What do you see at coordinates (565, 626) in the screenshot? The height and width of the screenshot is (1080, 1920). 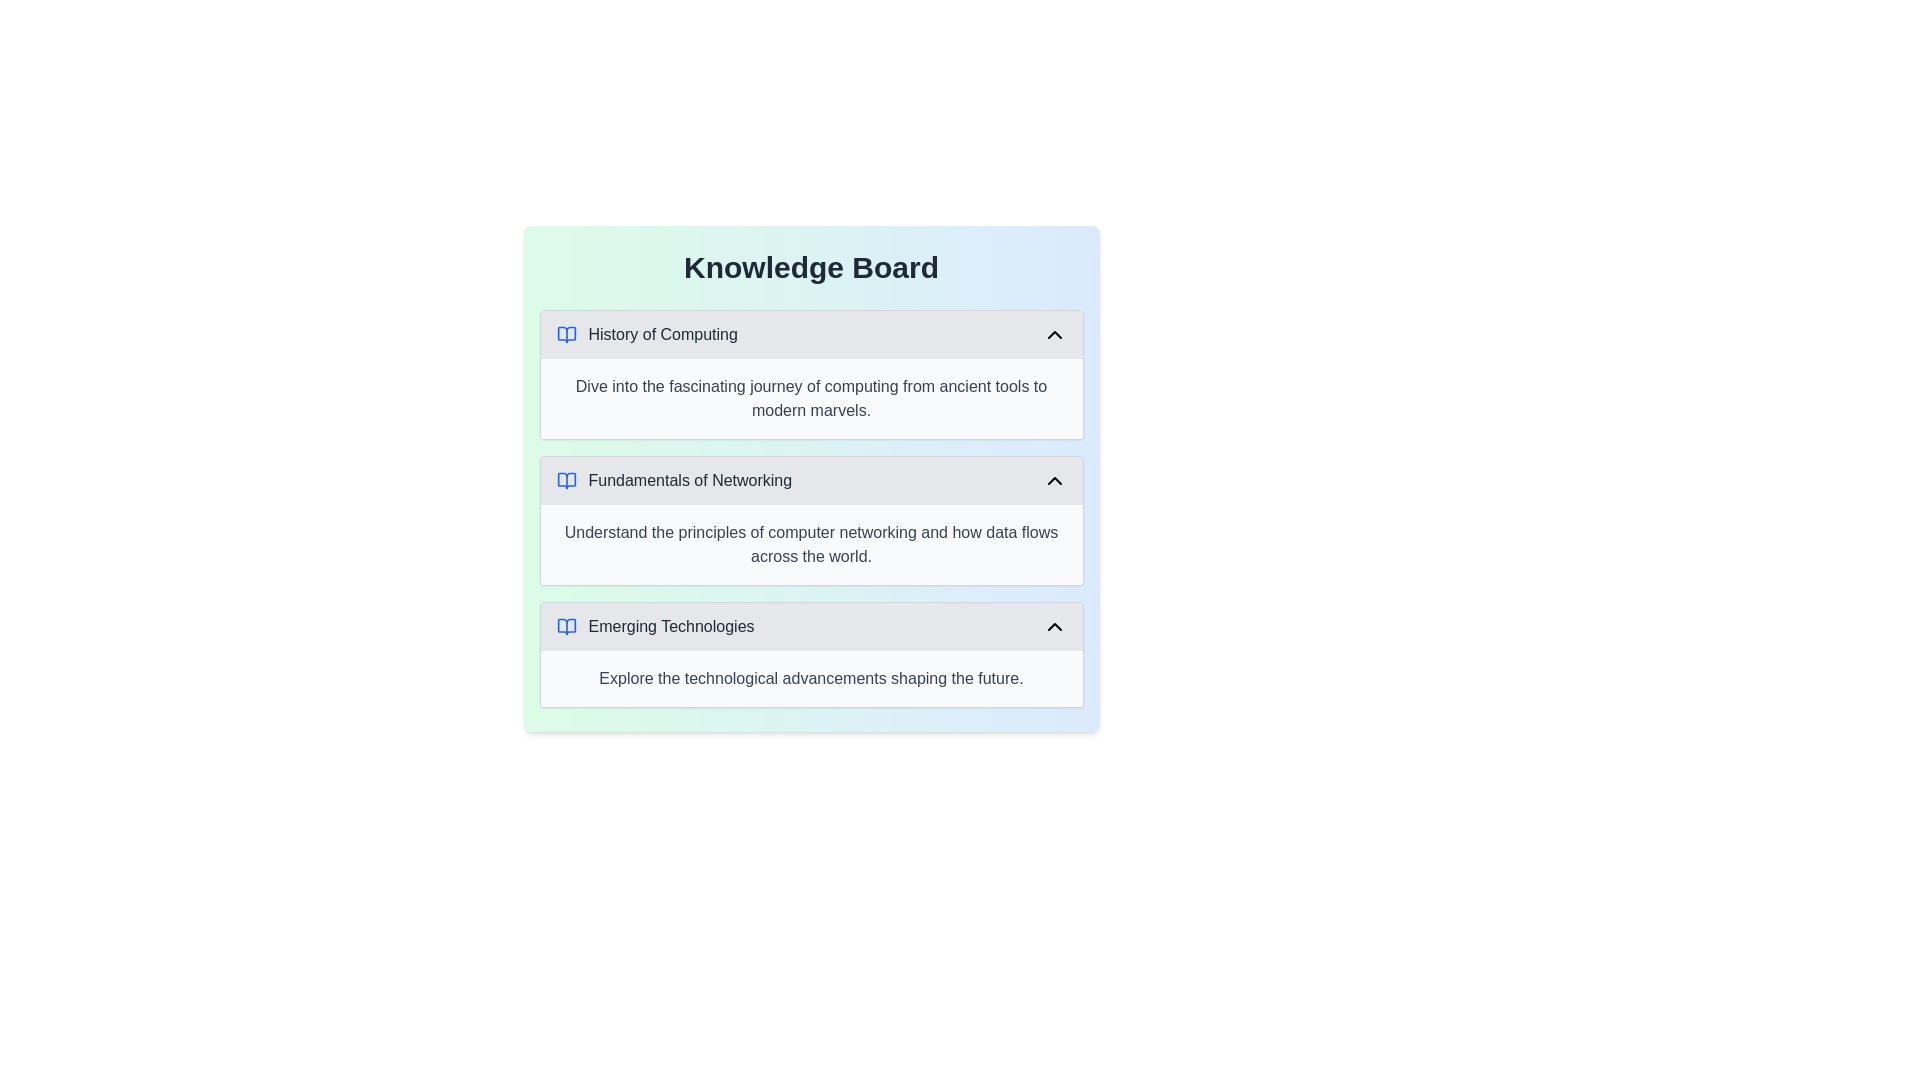 I see `the decorative icon serving as an indicator for the 'Emerging Technologies' section, which is located to the left of the text component` at bounding box center [565, 626].